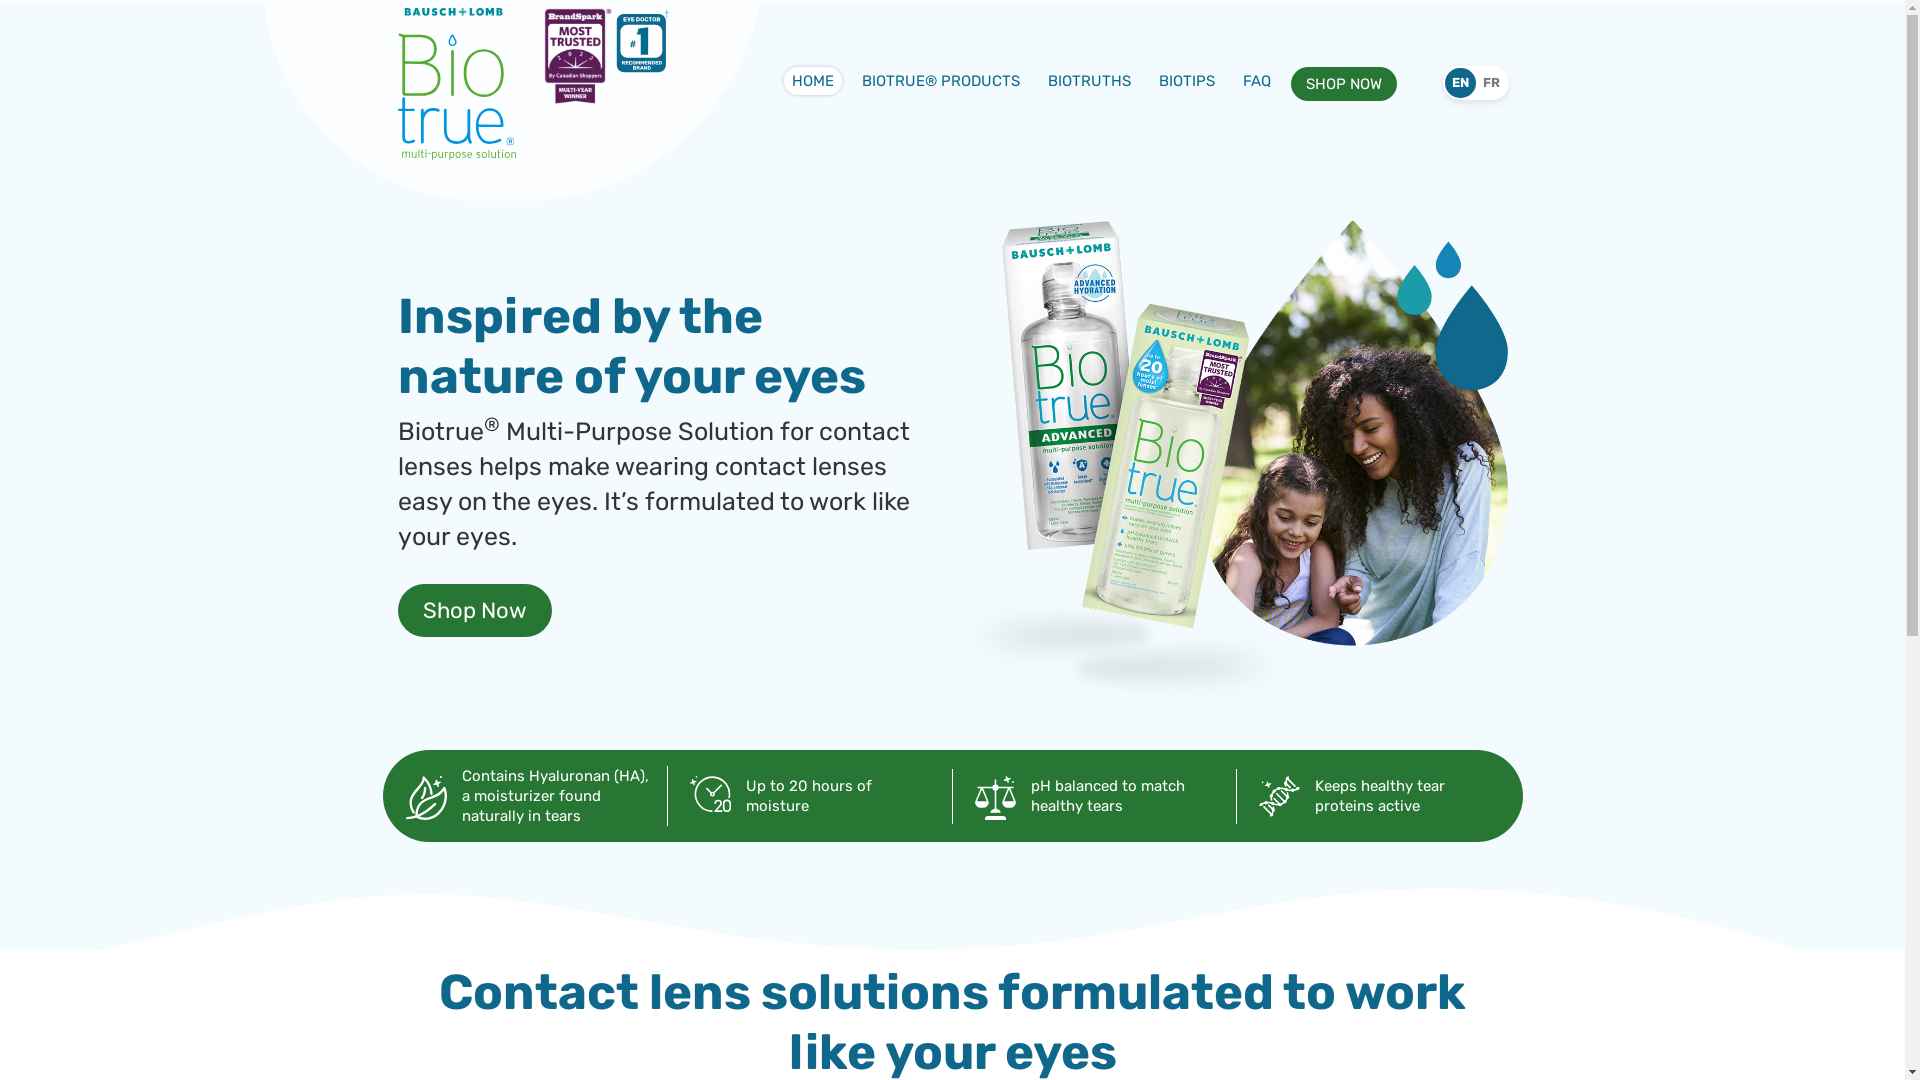 The width and height of the screenshot is (1920, 1080). I want to click on 'BIOTRUTHS', so click(1088, 80).